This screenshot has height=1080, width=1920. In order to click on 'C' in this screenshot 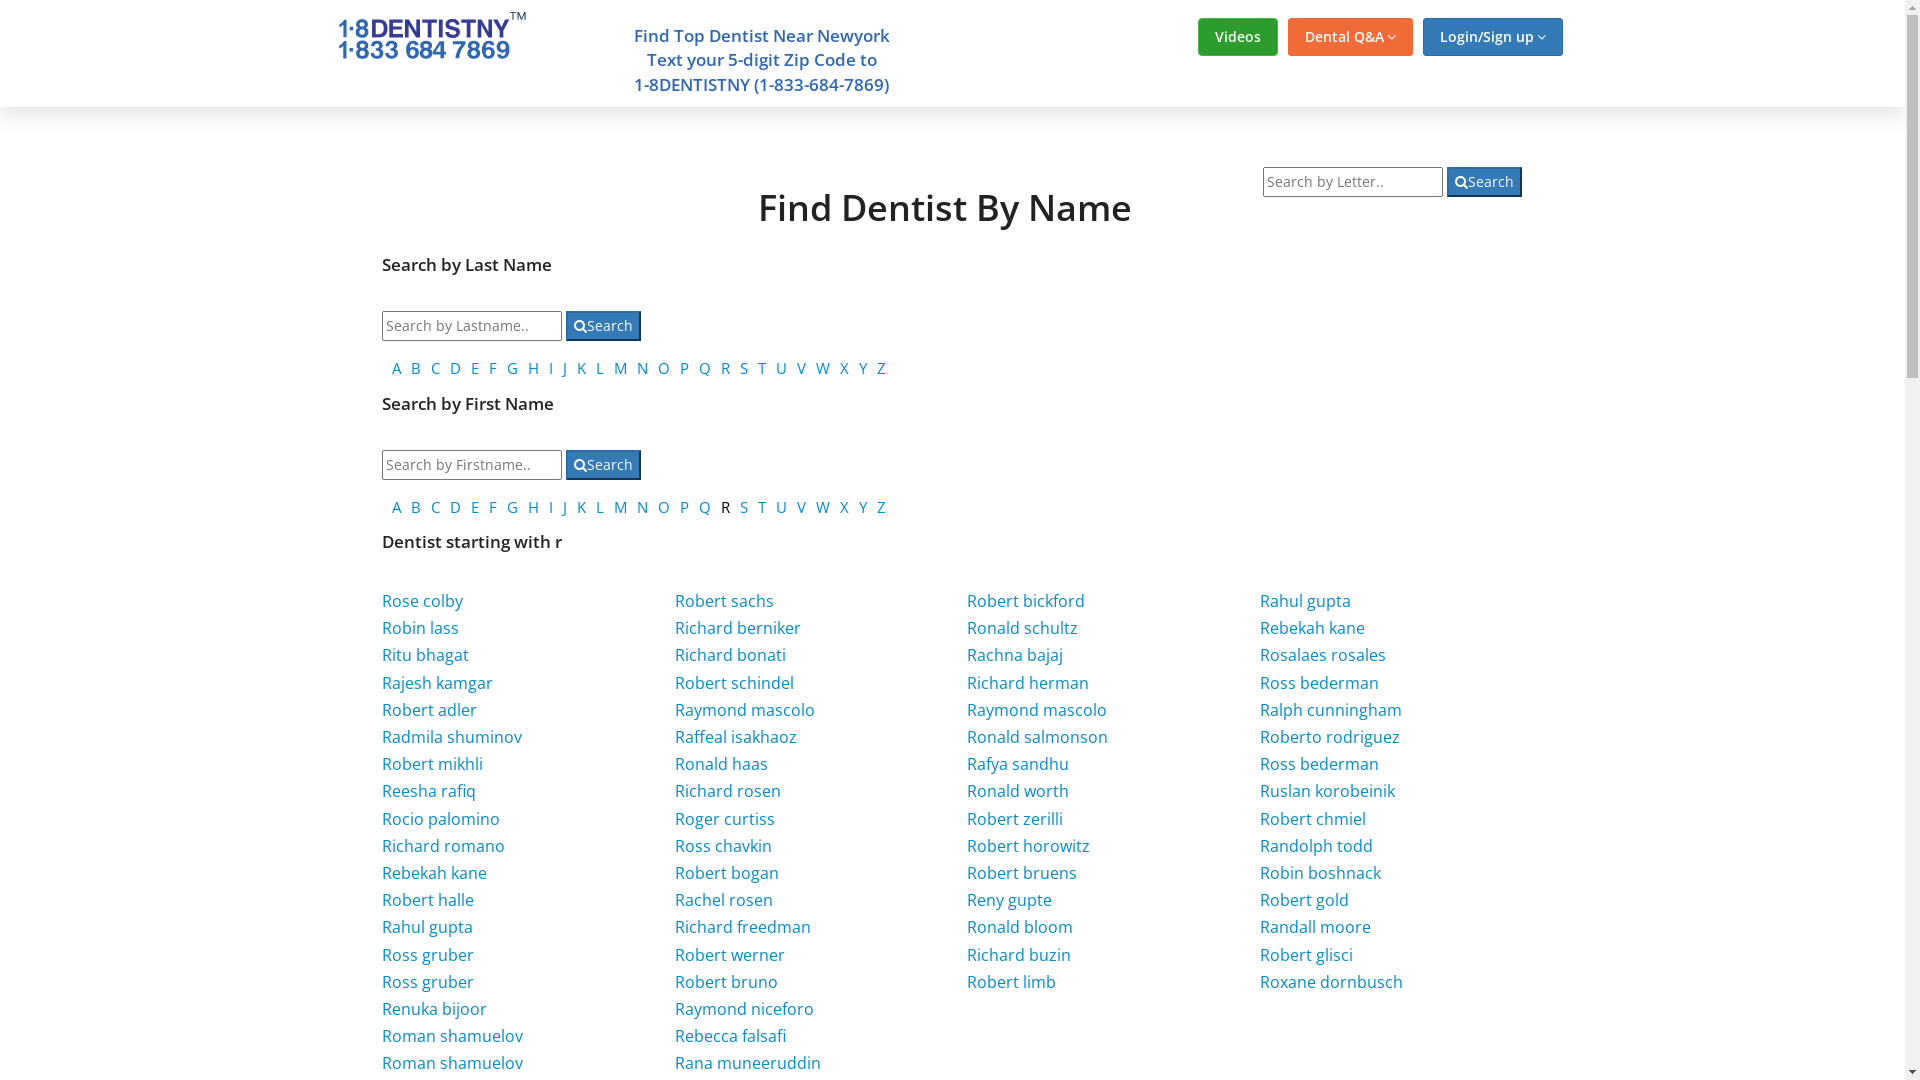, I will do `click(434, 367)`.